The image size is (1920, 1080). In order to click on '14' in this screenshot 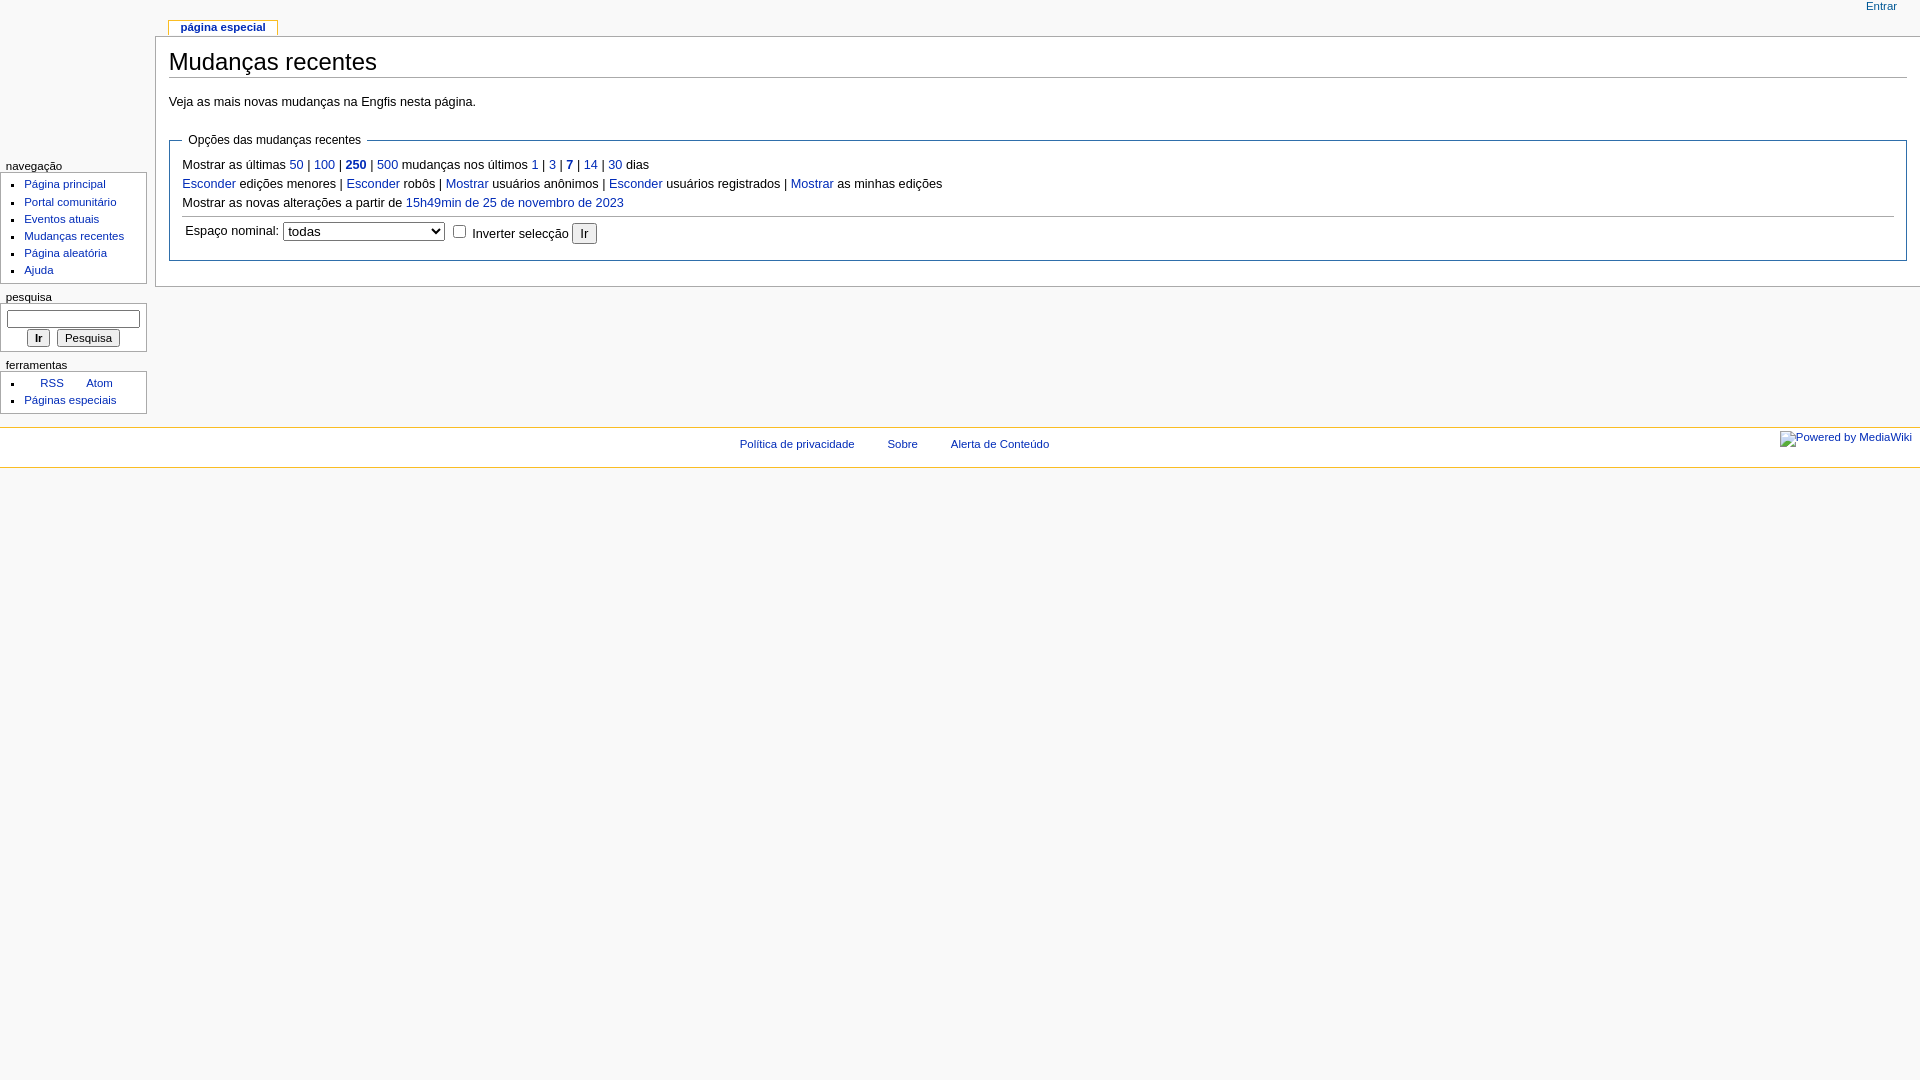, I will do `click(589, 164)`.